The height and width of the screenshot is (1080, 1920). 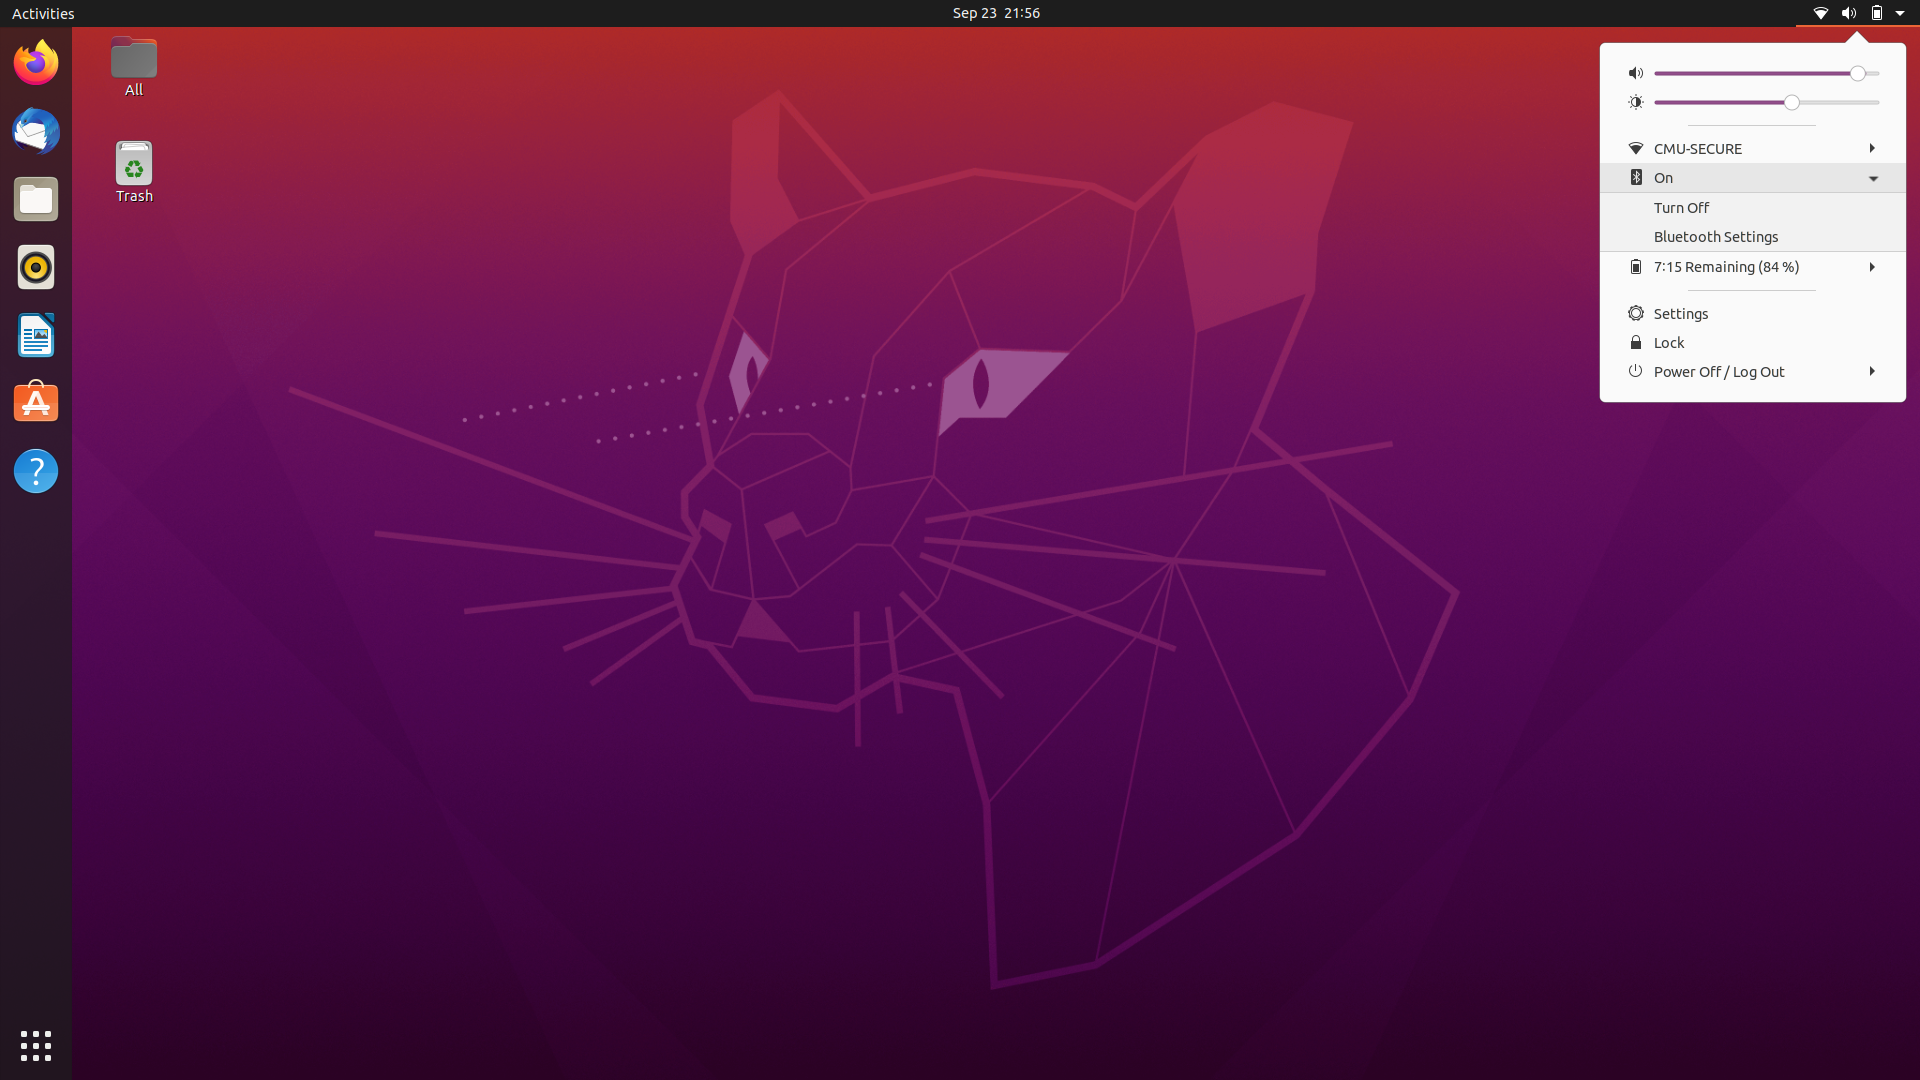 I want to click on Delete folder, so click(x=260160, y=76680).